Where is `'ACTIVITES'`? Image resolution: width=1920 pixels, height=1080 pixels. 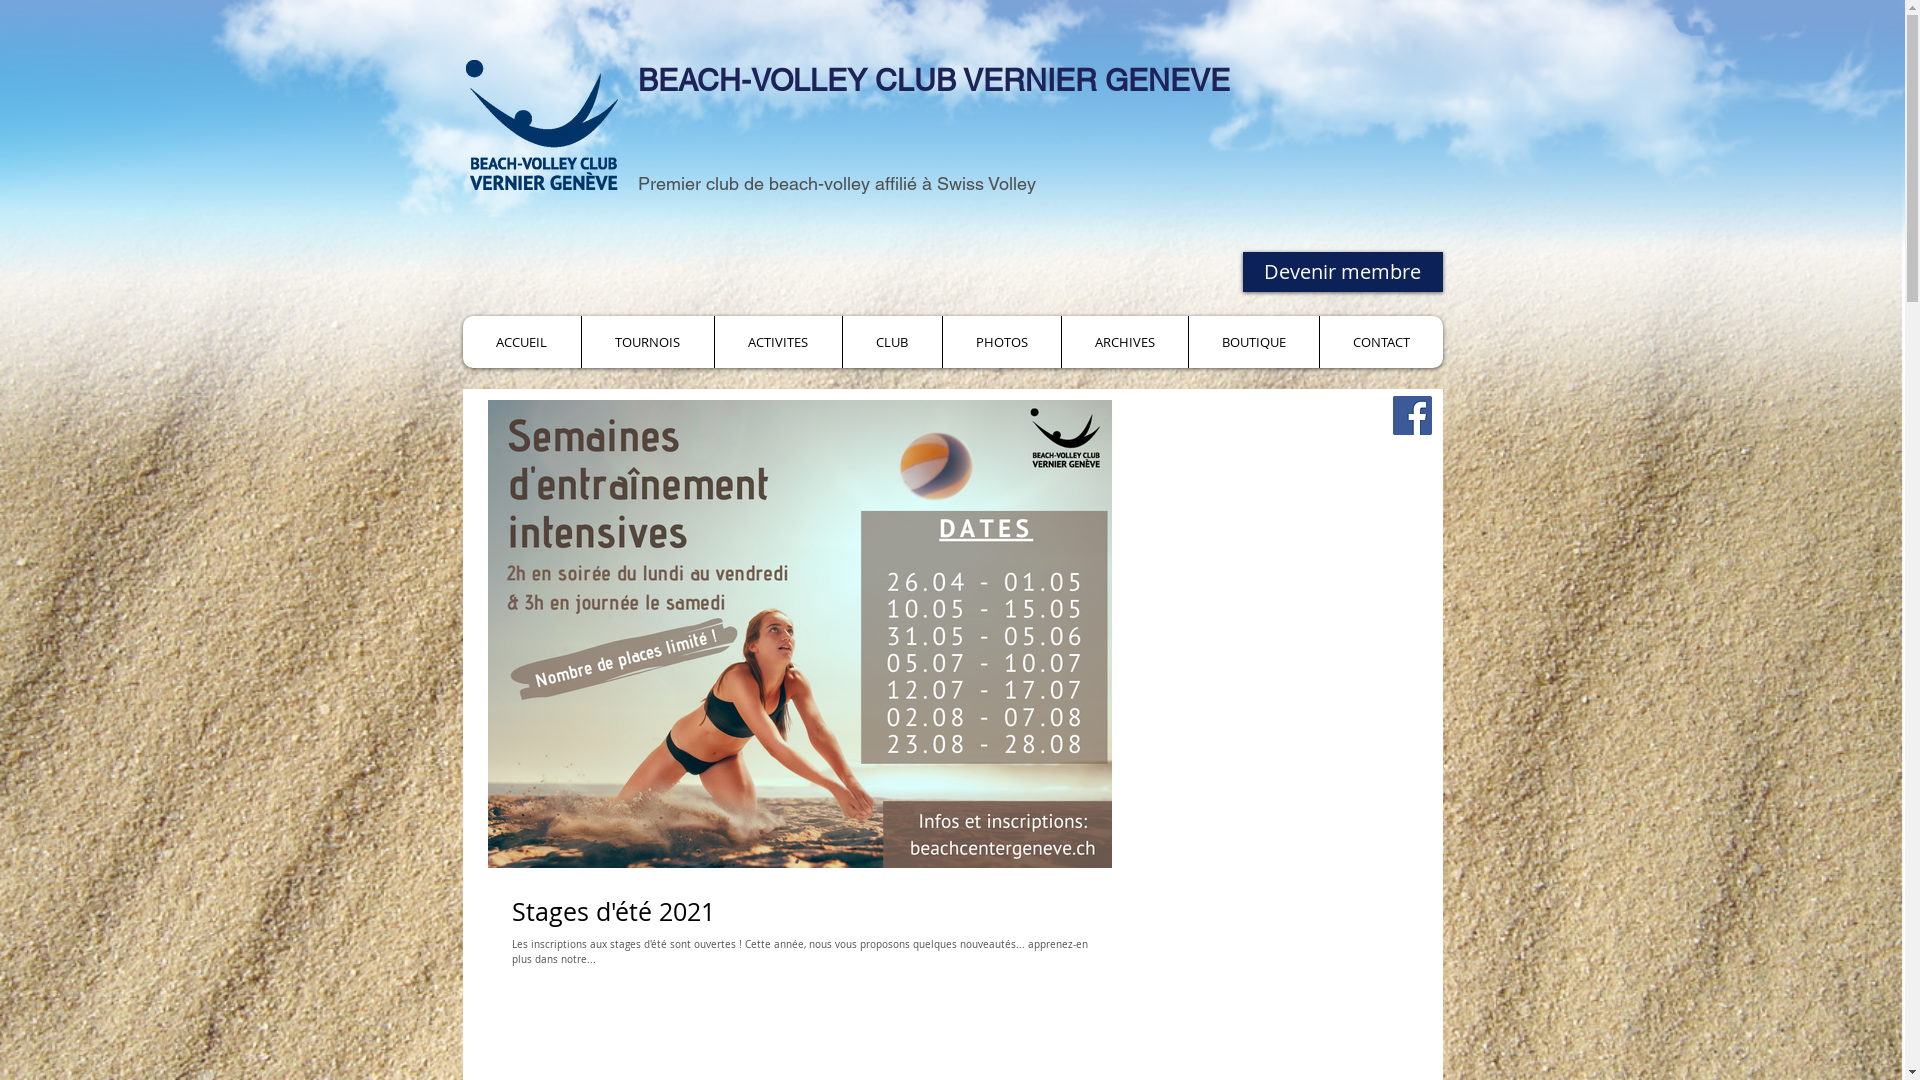
'ACTIVITES' is located at coordinates (776, 341).